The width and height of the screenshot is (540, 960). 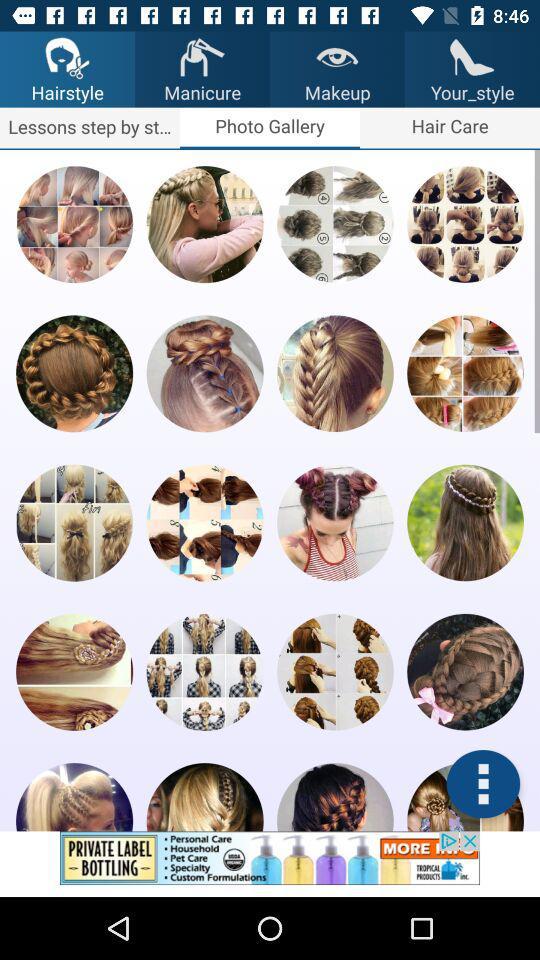 What do you see at coordinates (270, 863) in the screenshot?
I see `addverdisment` at bounding box center [270, 863].